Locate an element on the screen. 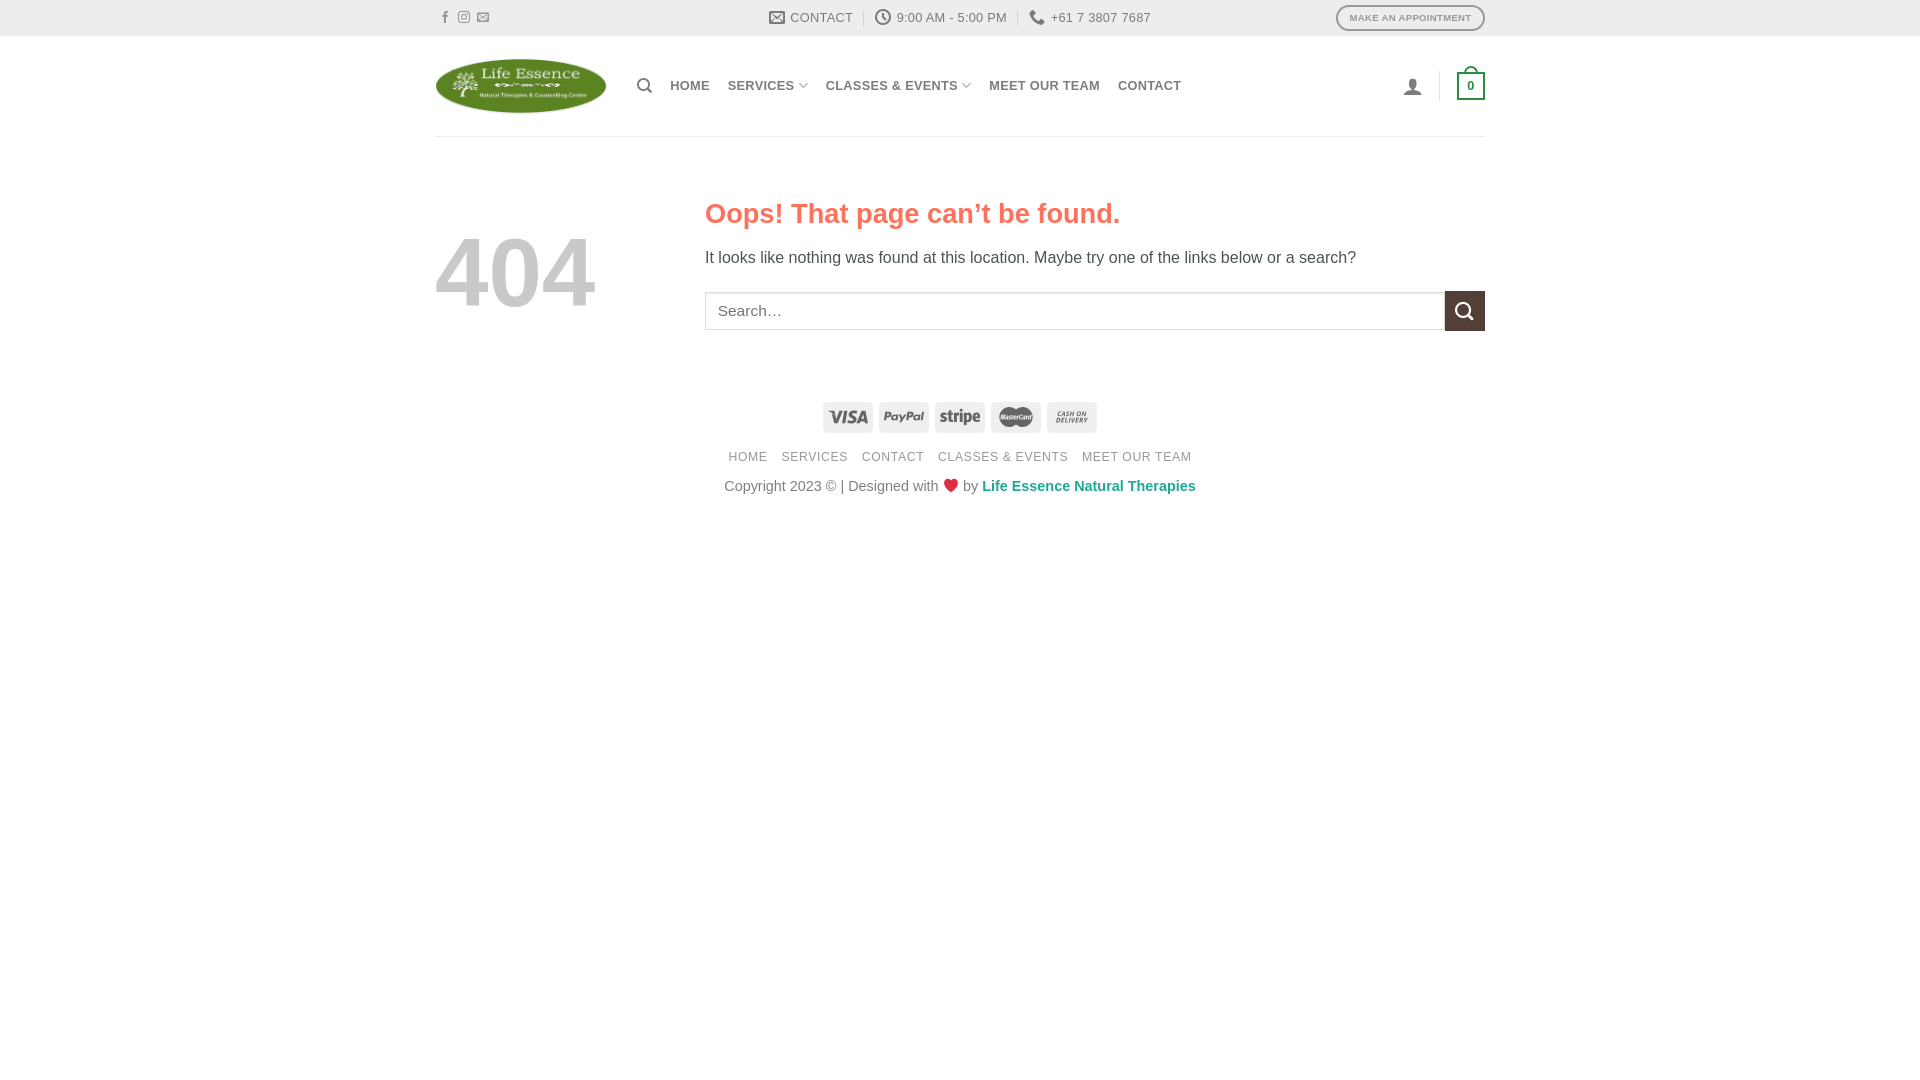 Image resolution: width=1920 pixels, height=1080 pixels. '0' is located at coordinates (1457, 84).